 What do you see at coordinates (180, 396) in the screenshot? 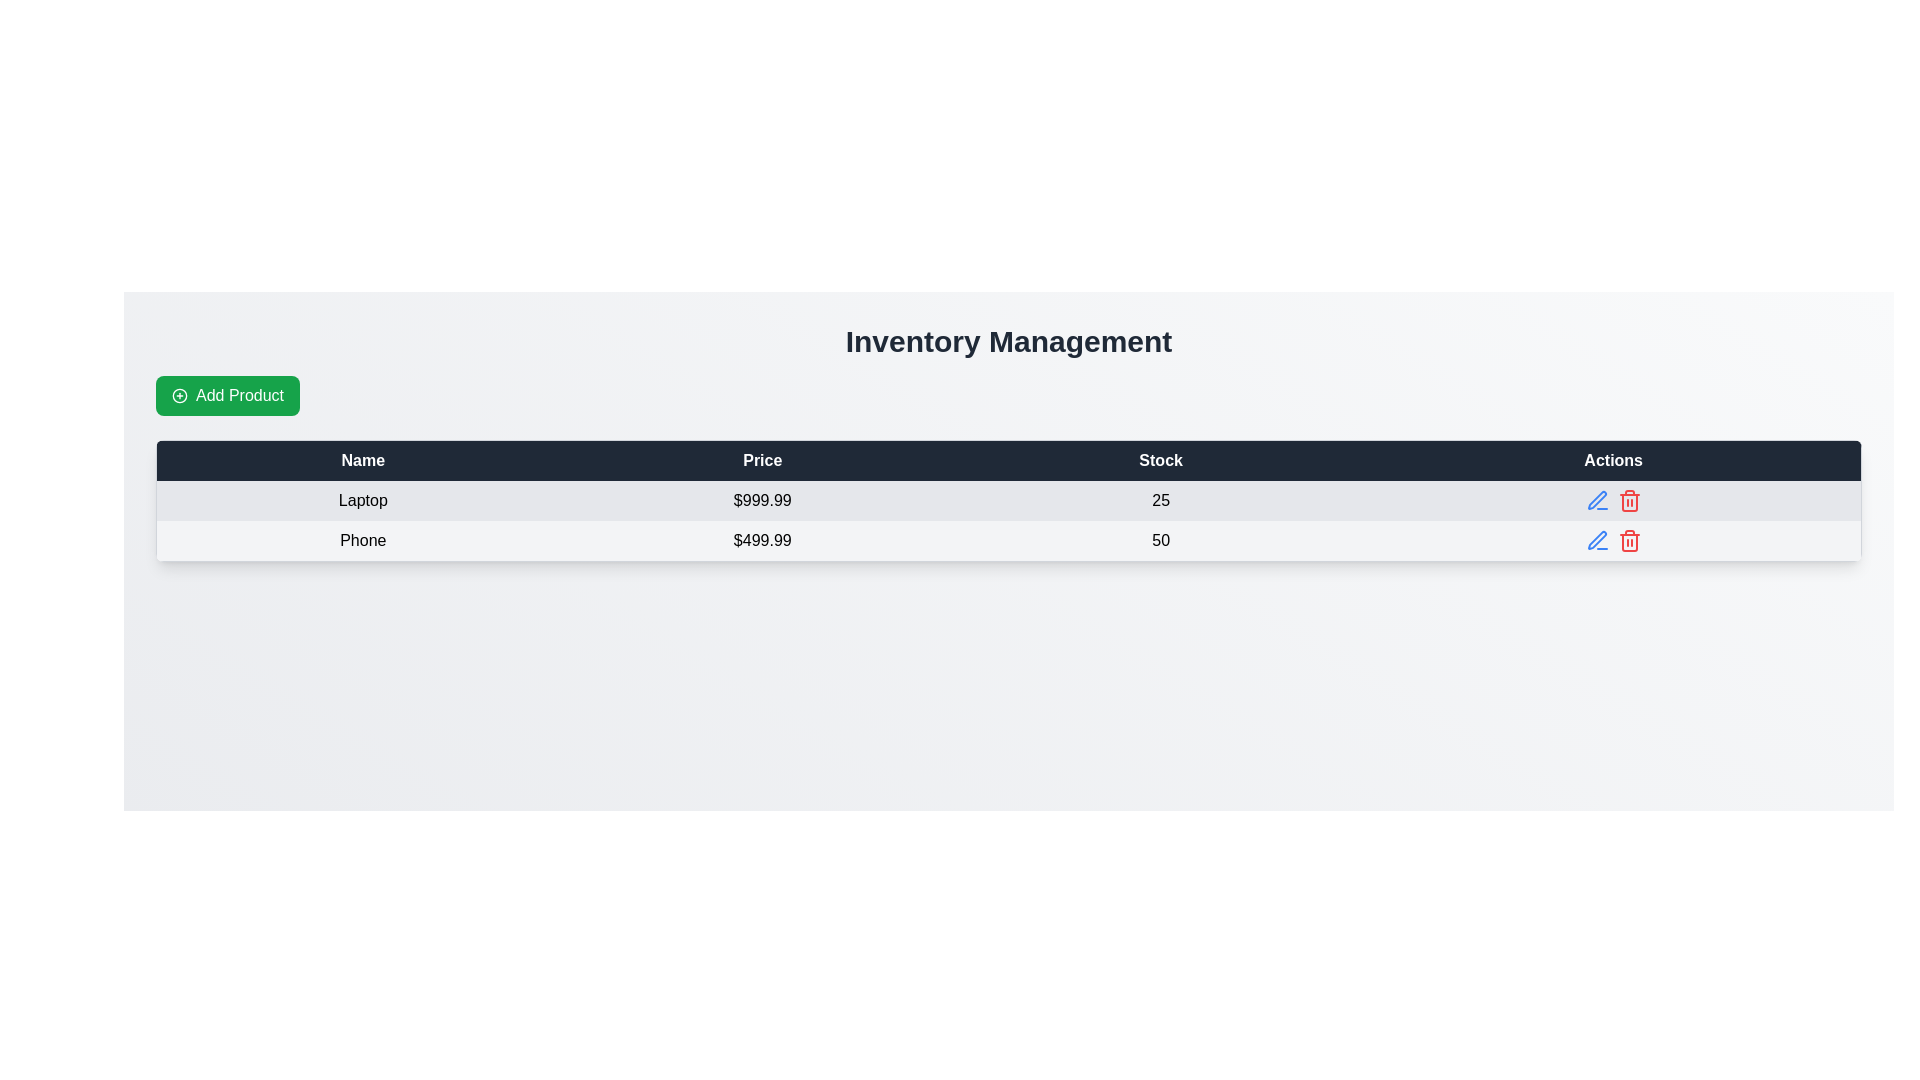
I see `SVG circle that is part of the '+' symbol inside the green 'Add Product' button located in the top-left section of the main interface` at bounding box center [180, 396].